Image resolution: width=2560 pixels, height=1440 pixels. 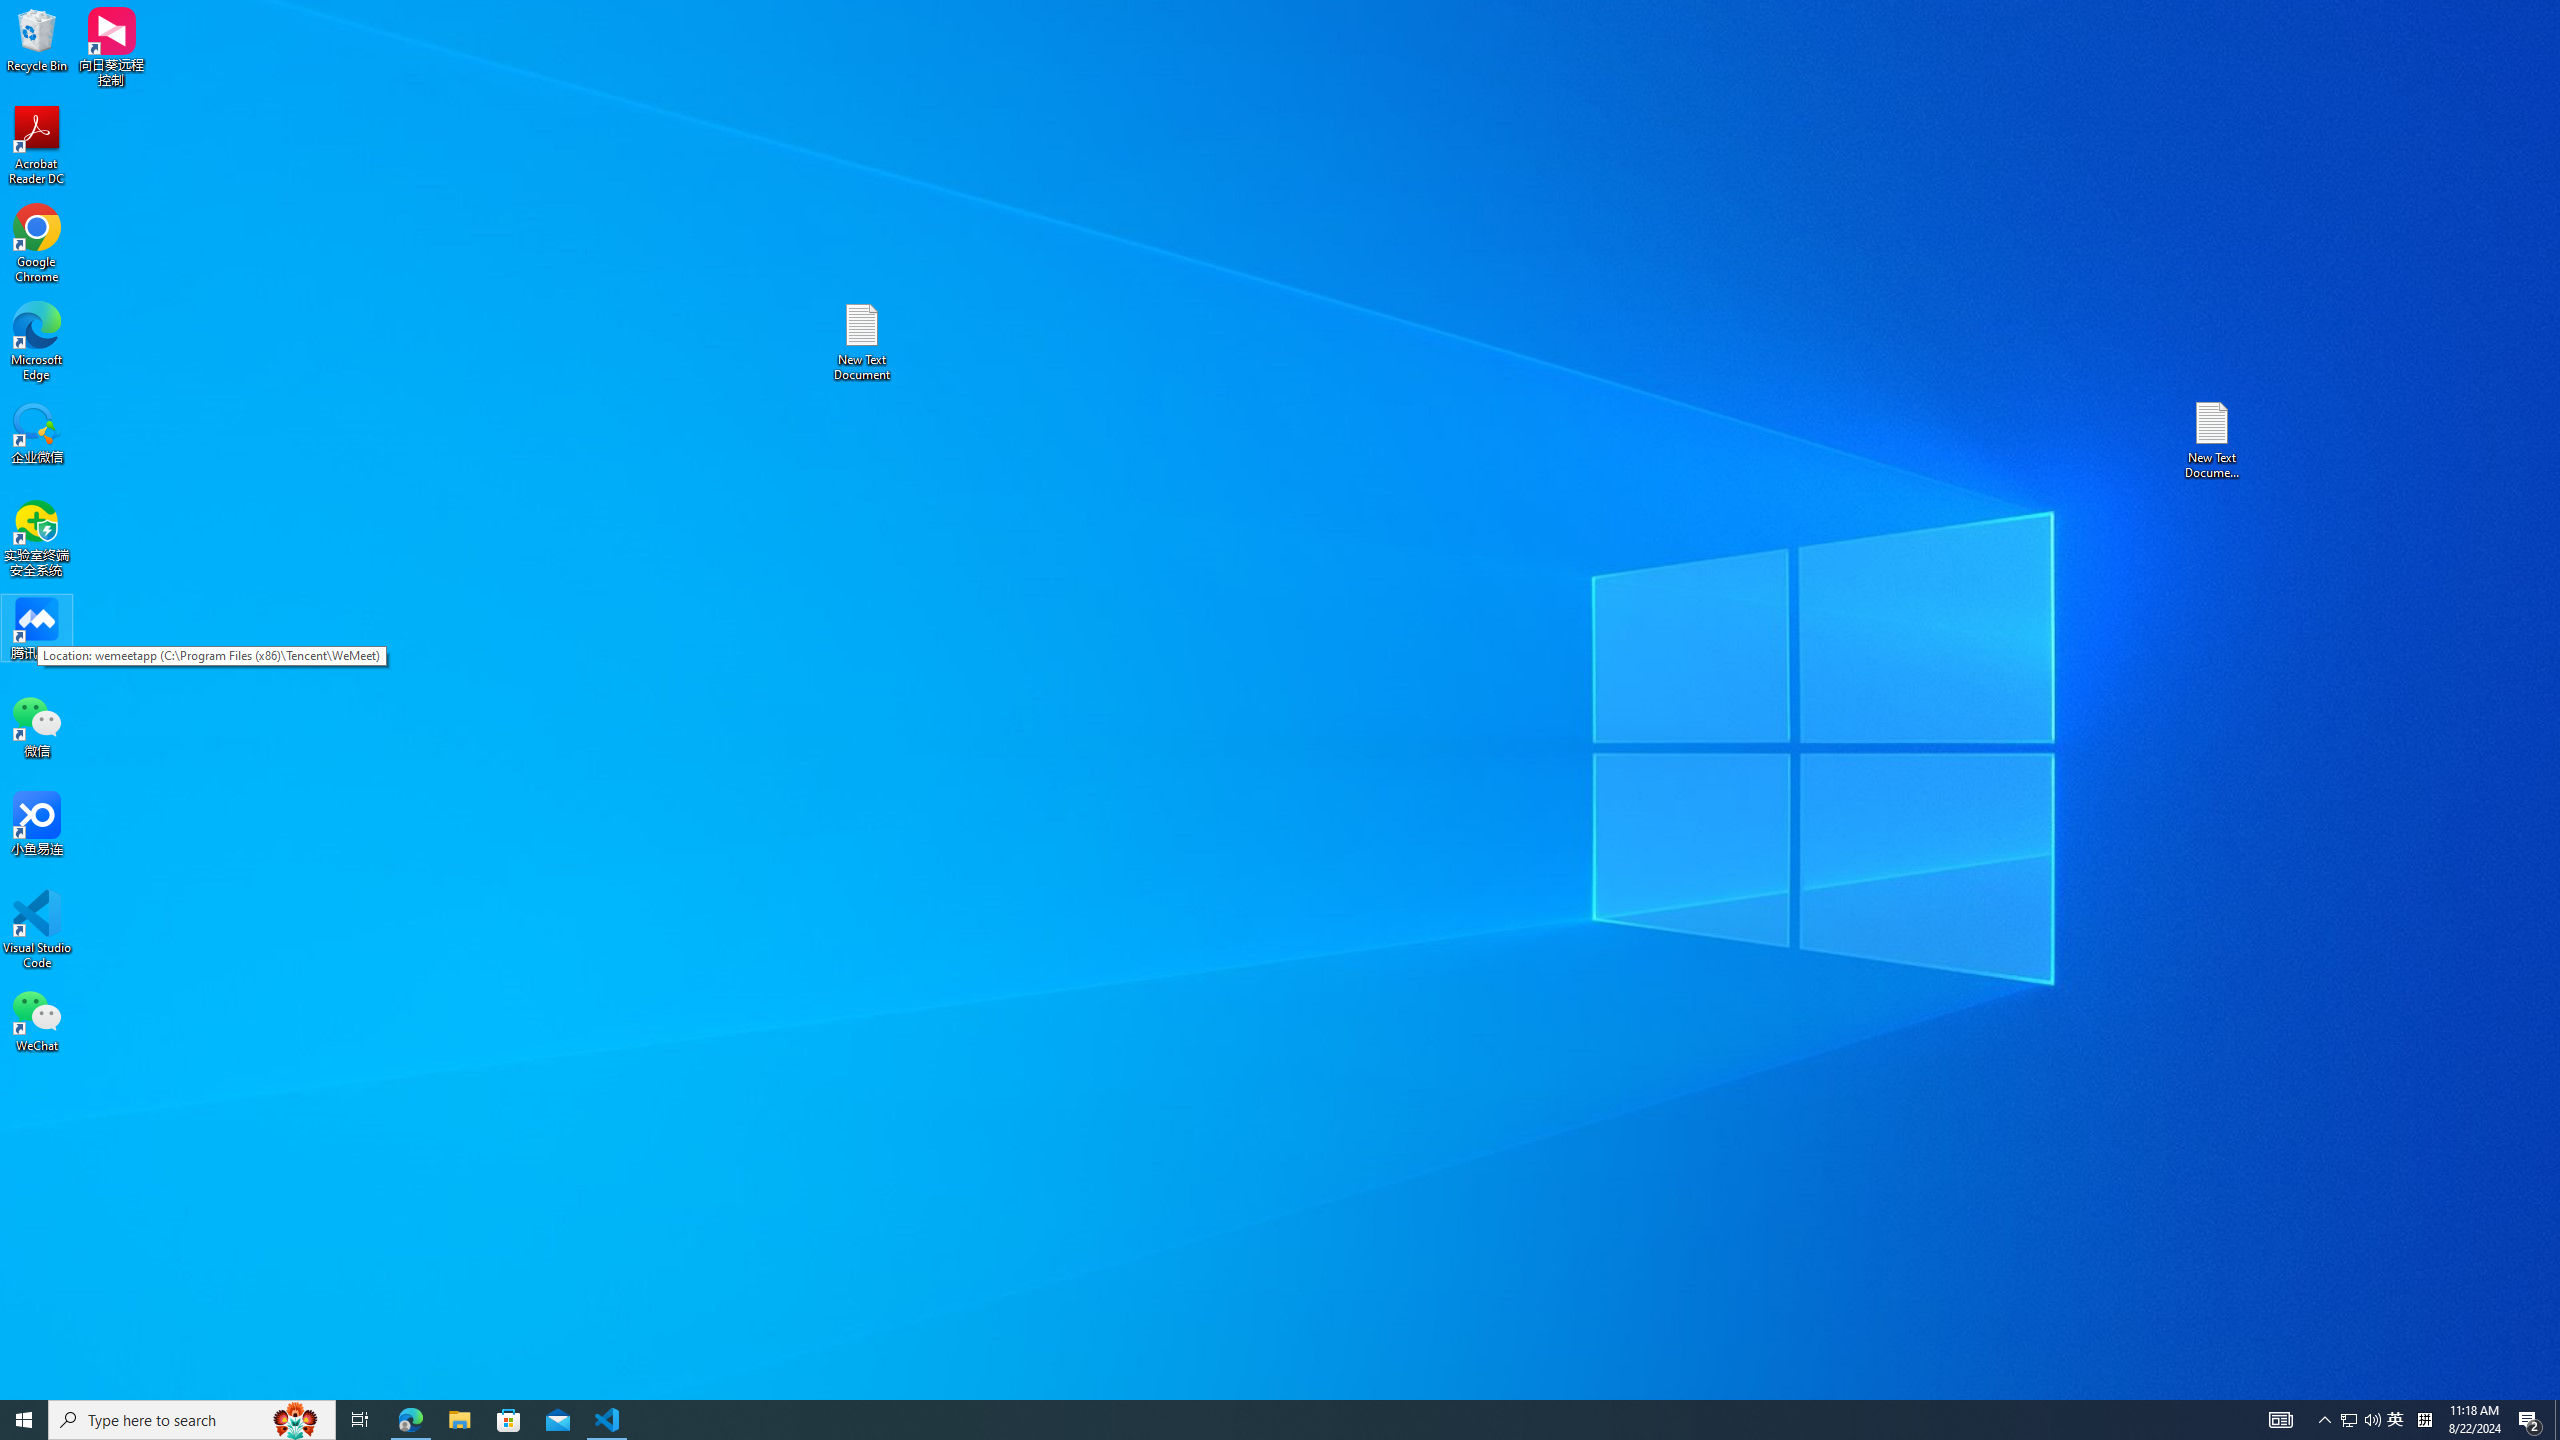 I want to click on 'Microsoft Edge', so click(x=36, y=341).